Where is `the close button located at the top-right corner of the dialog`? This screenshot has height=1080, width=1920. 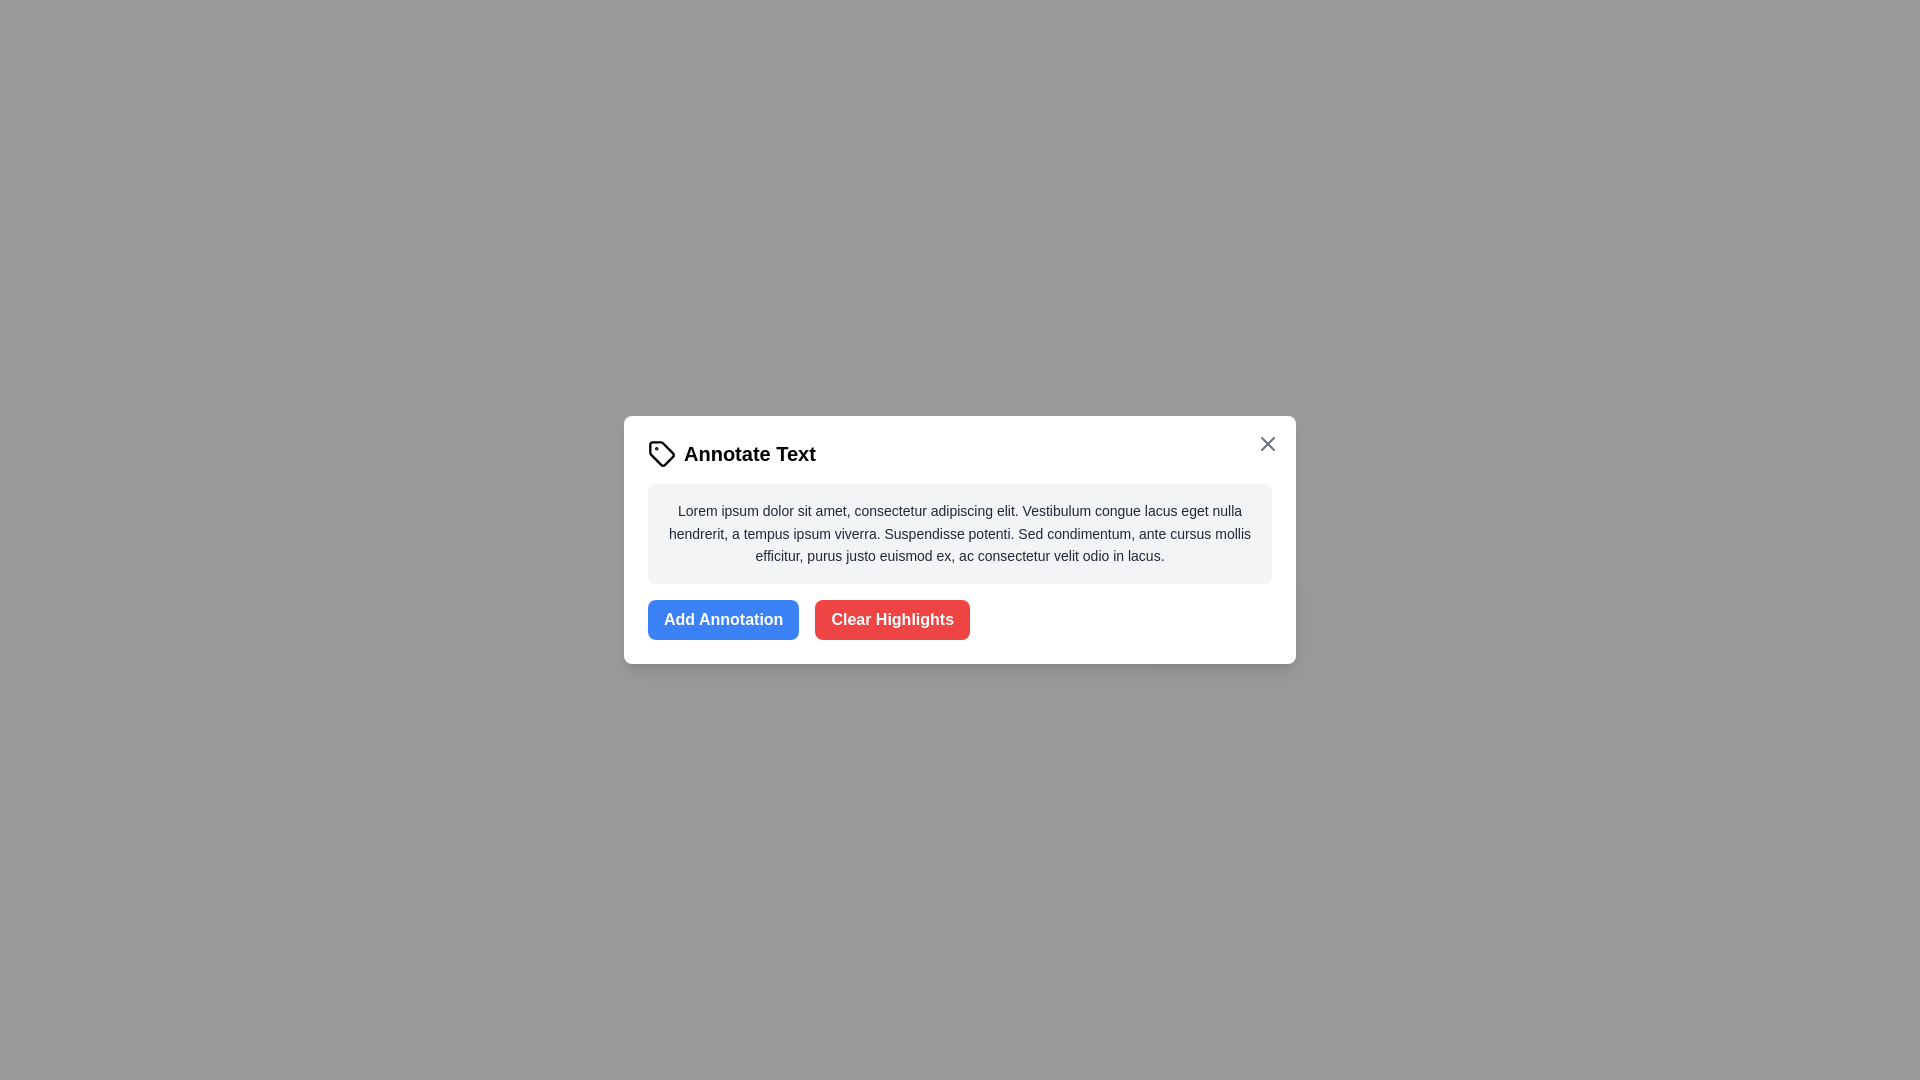 the close button located at the top-right corner of the dialog is located at coordinates (1266, 442).